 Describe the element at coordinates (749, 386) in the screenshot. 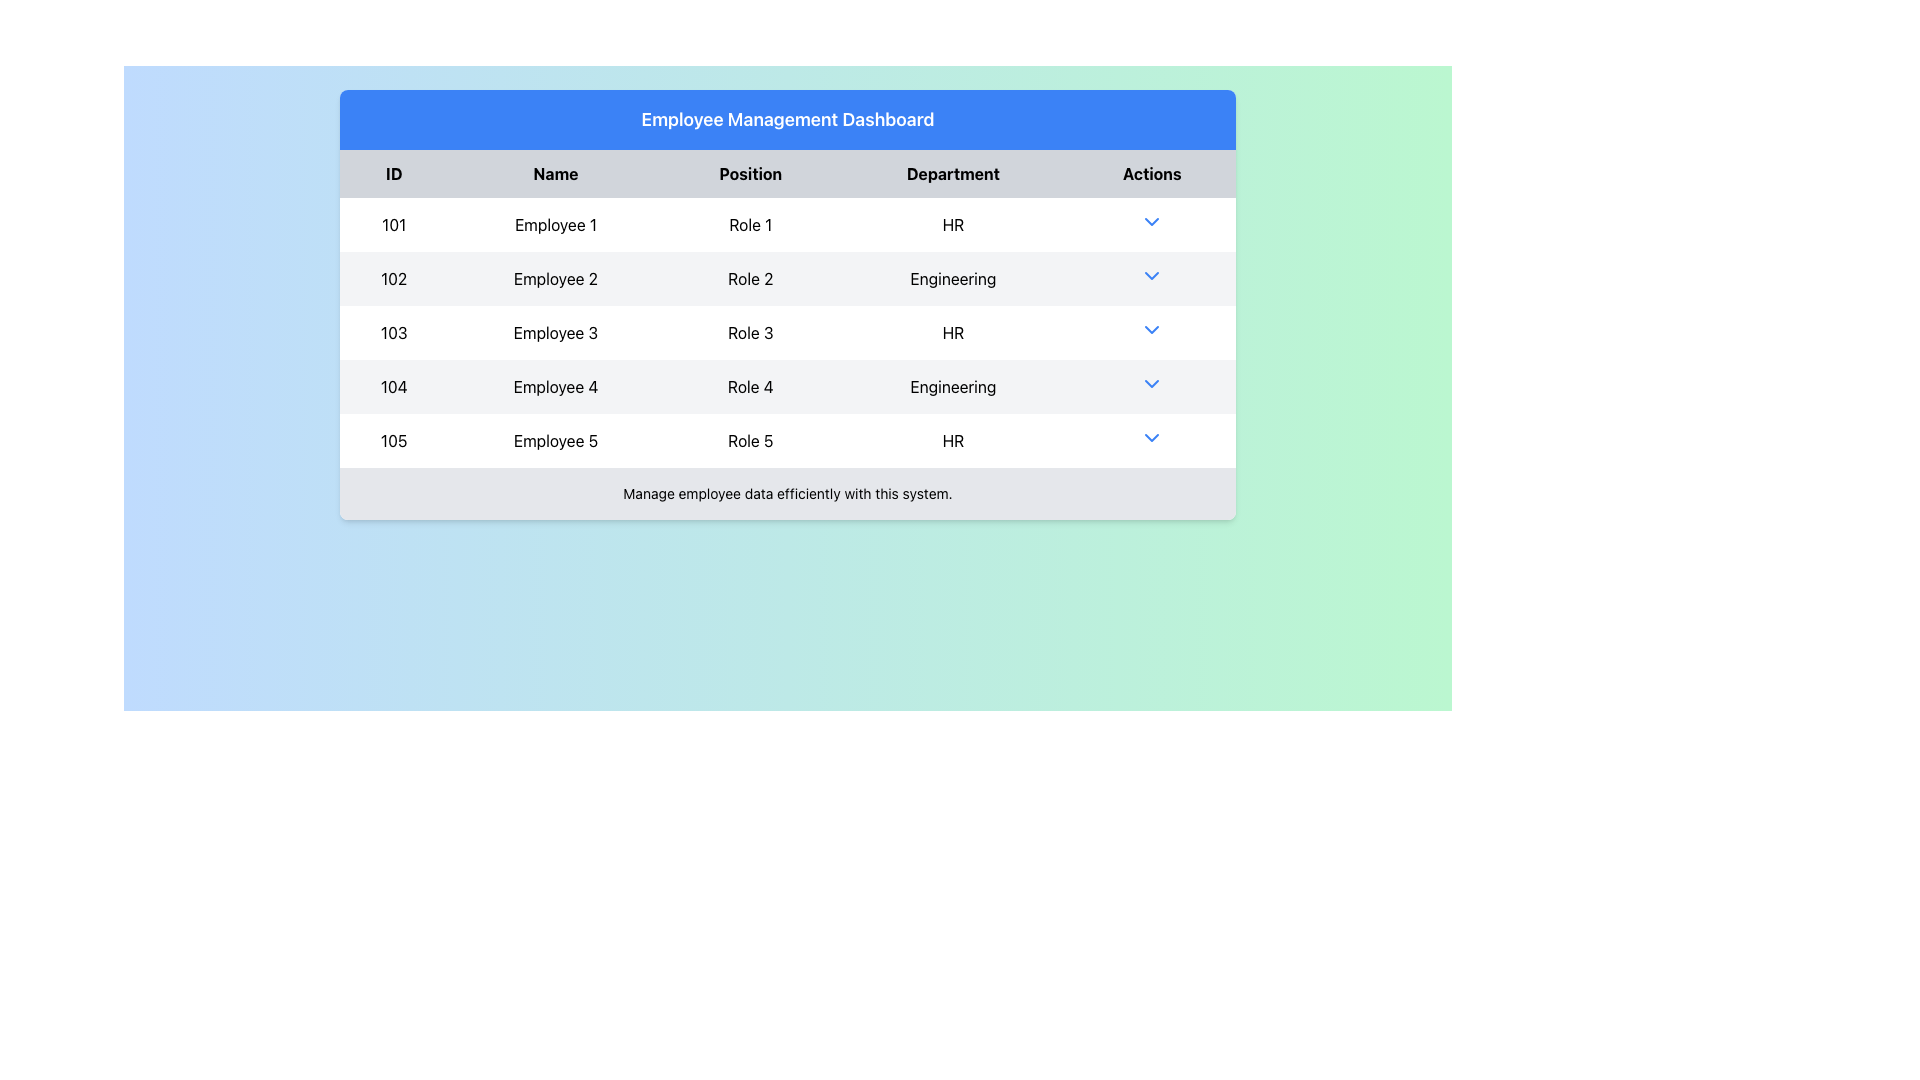

I see `the static text label displaying 'Role 4' located in the 'Position' column of the table row for 'Employee 4'` at that location.